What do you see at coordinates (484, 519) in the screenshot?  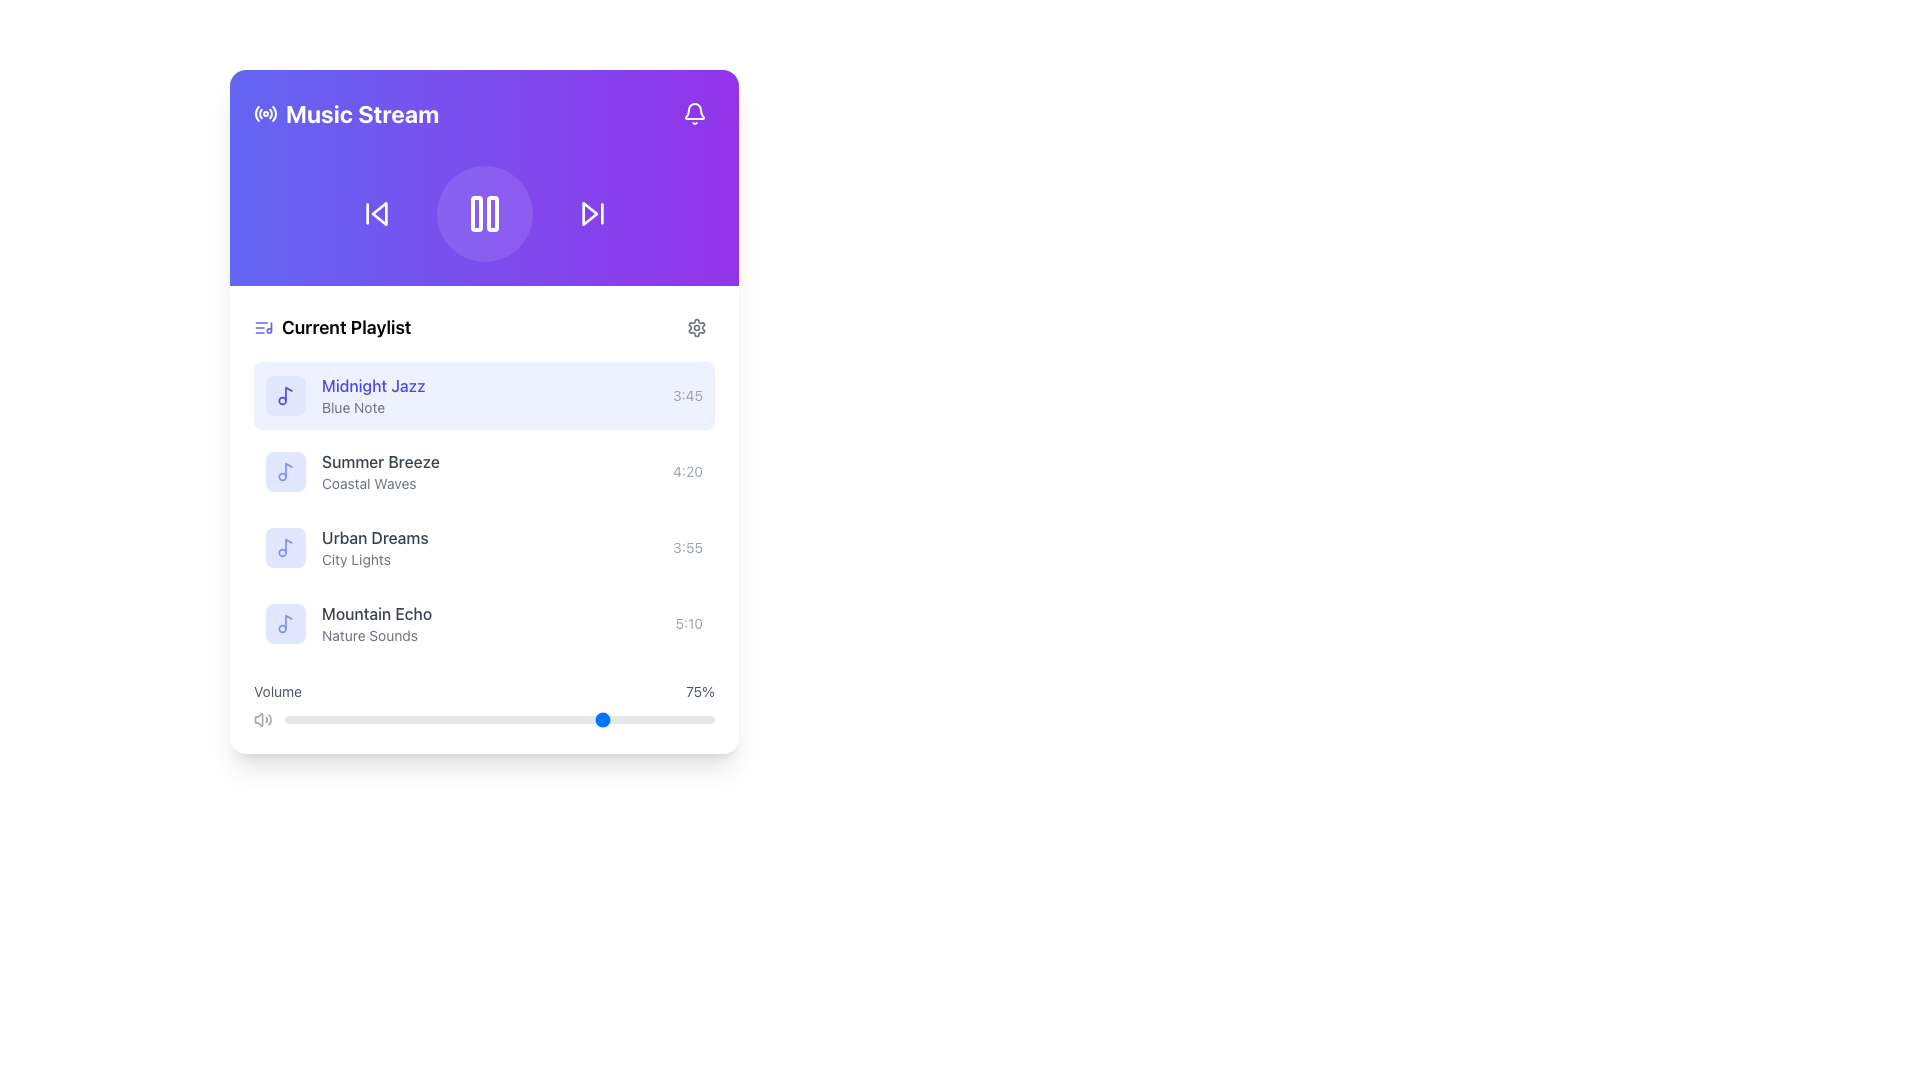 I see `the Playlist item row representing the second track in the playlist` at bounding box center [484, 519].